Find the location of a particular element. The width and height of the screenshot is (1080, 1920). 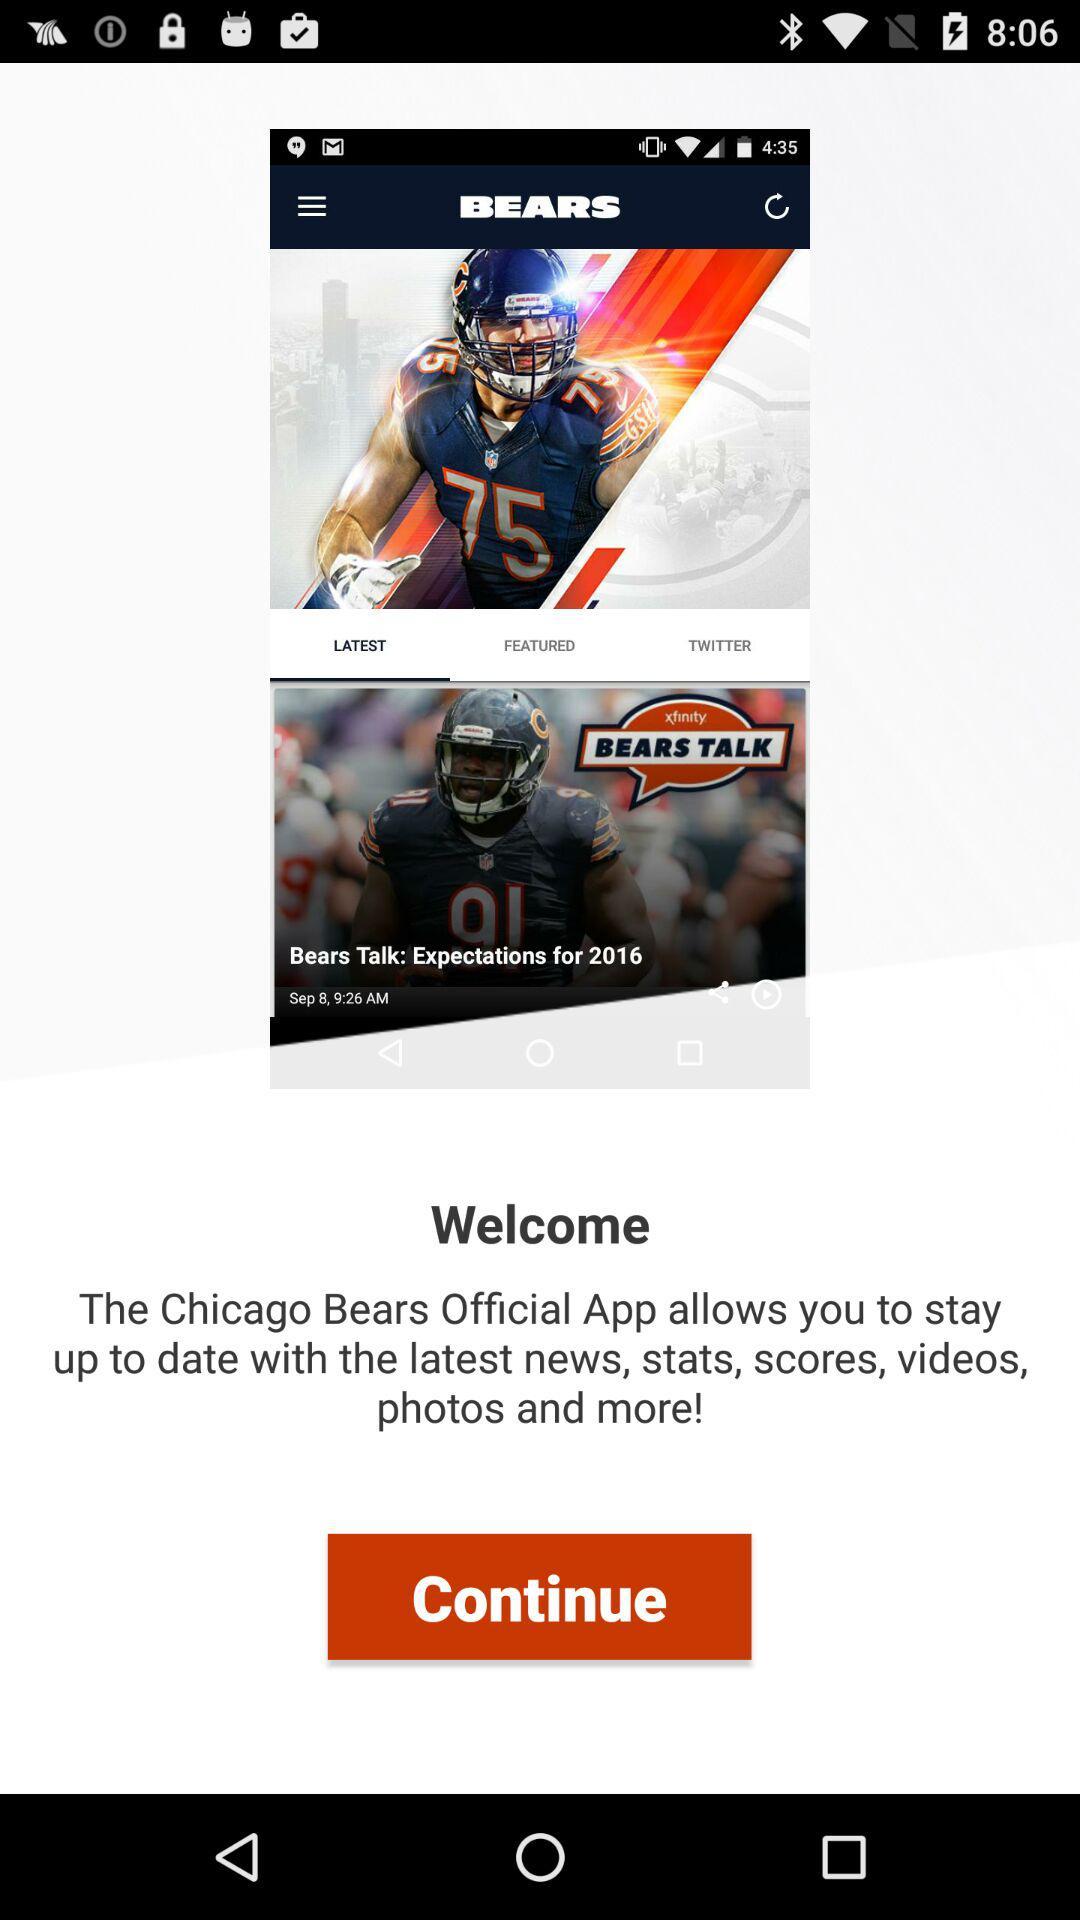

continue is located at coordinates (538, 1595).